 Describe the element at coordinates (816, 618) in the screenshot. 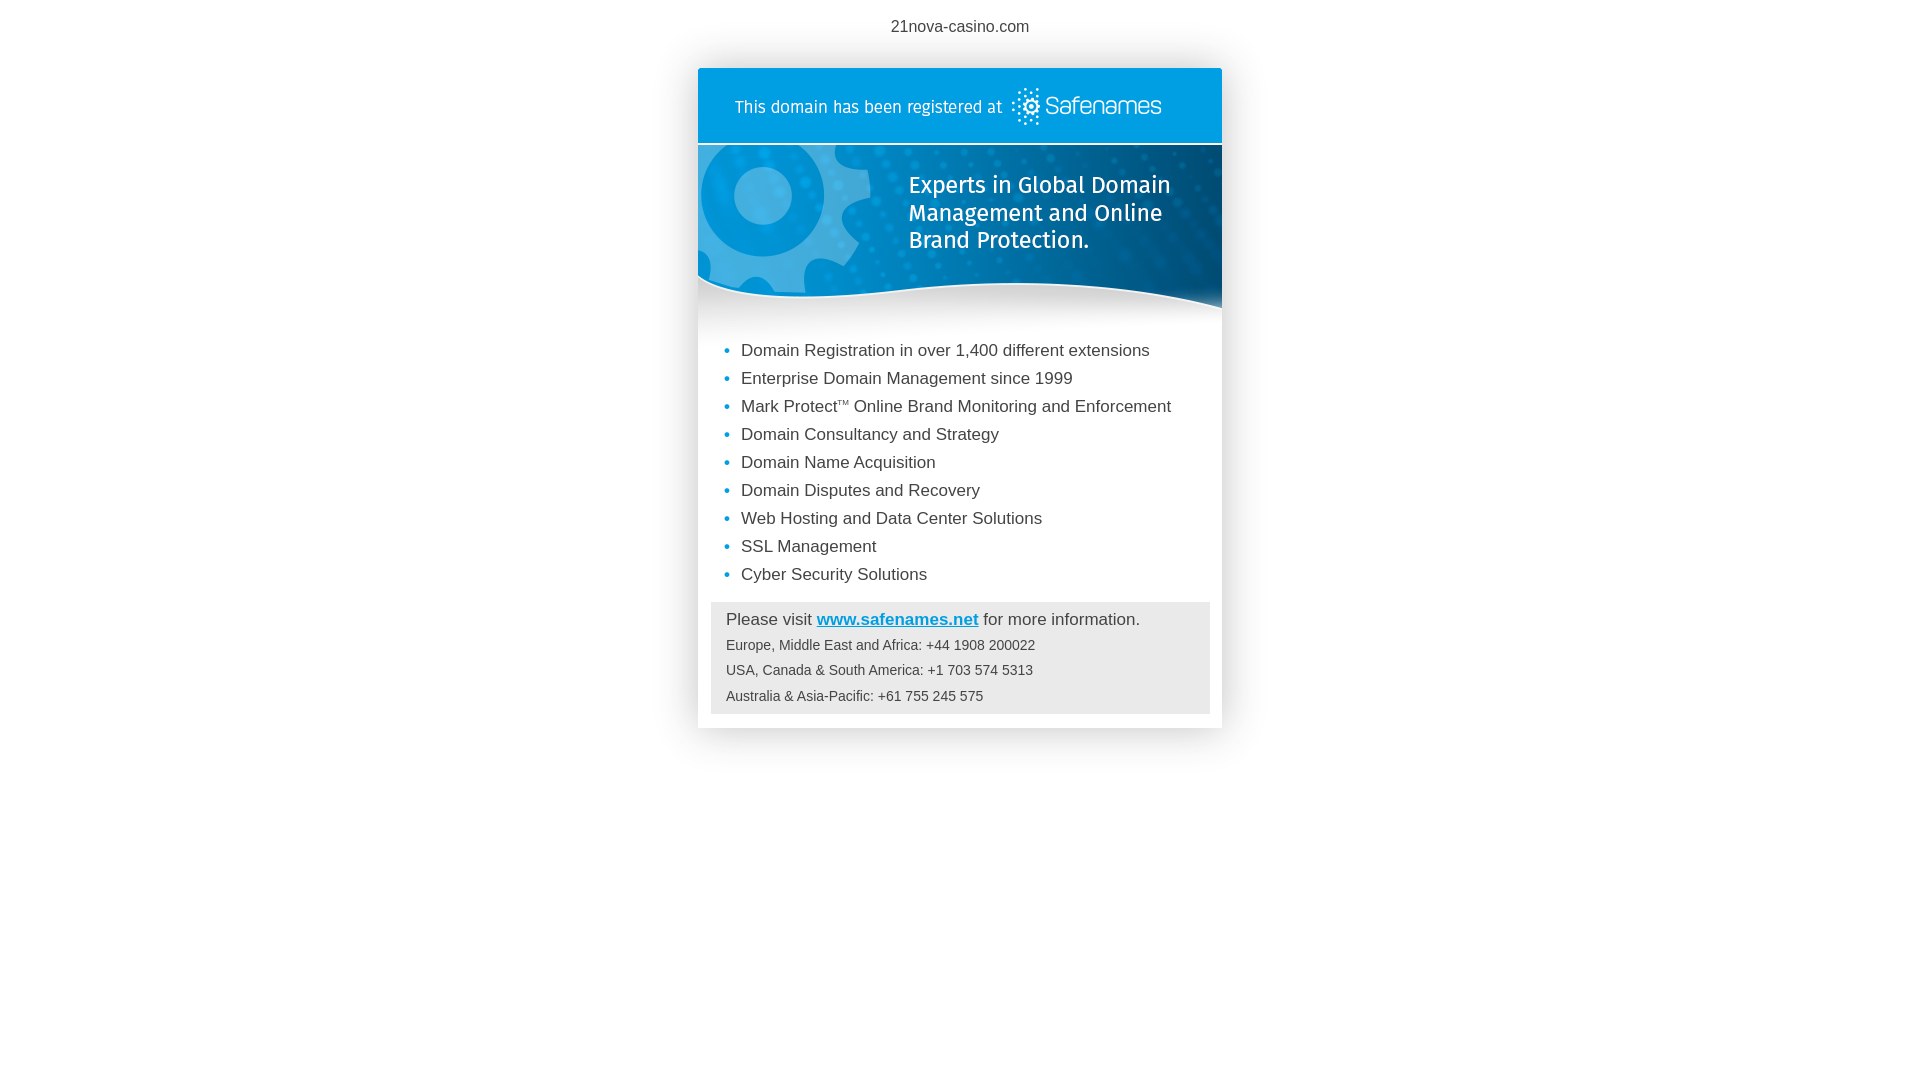

I see `'www.safenames.net'` at that location.